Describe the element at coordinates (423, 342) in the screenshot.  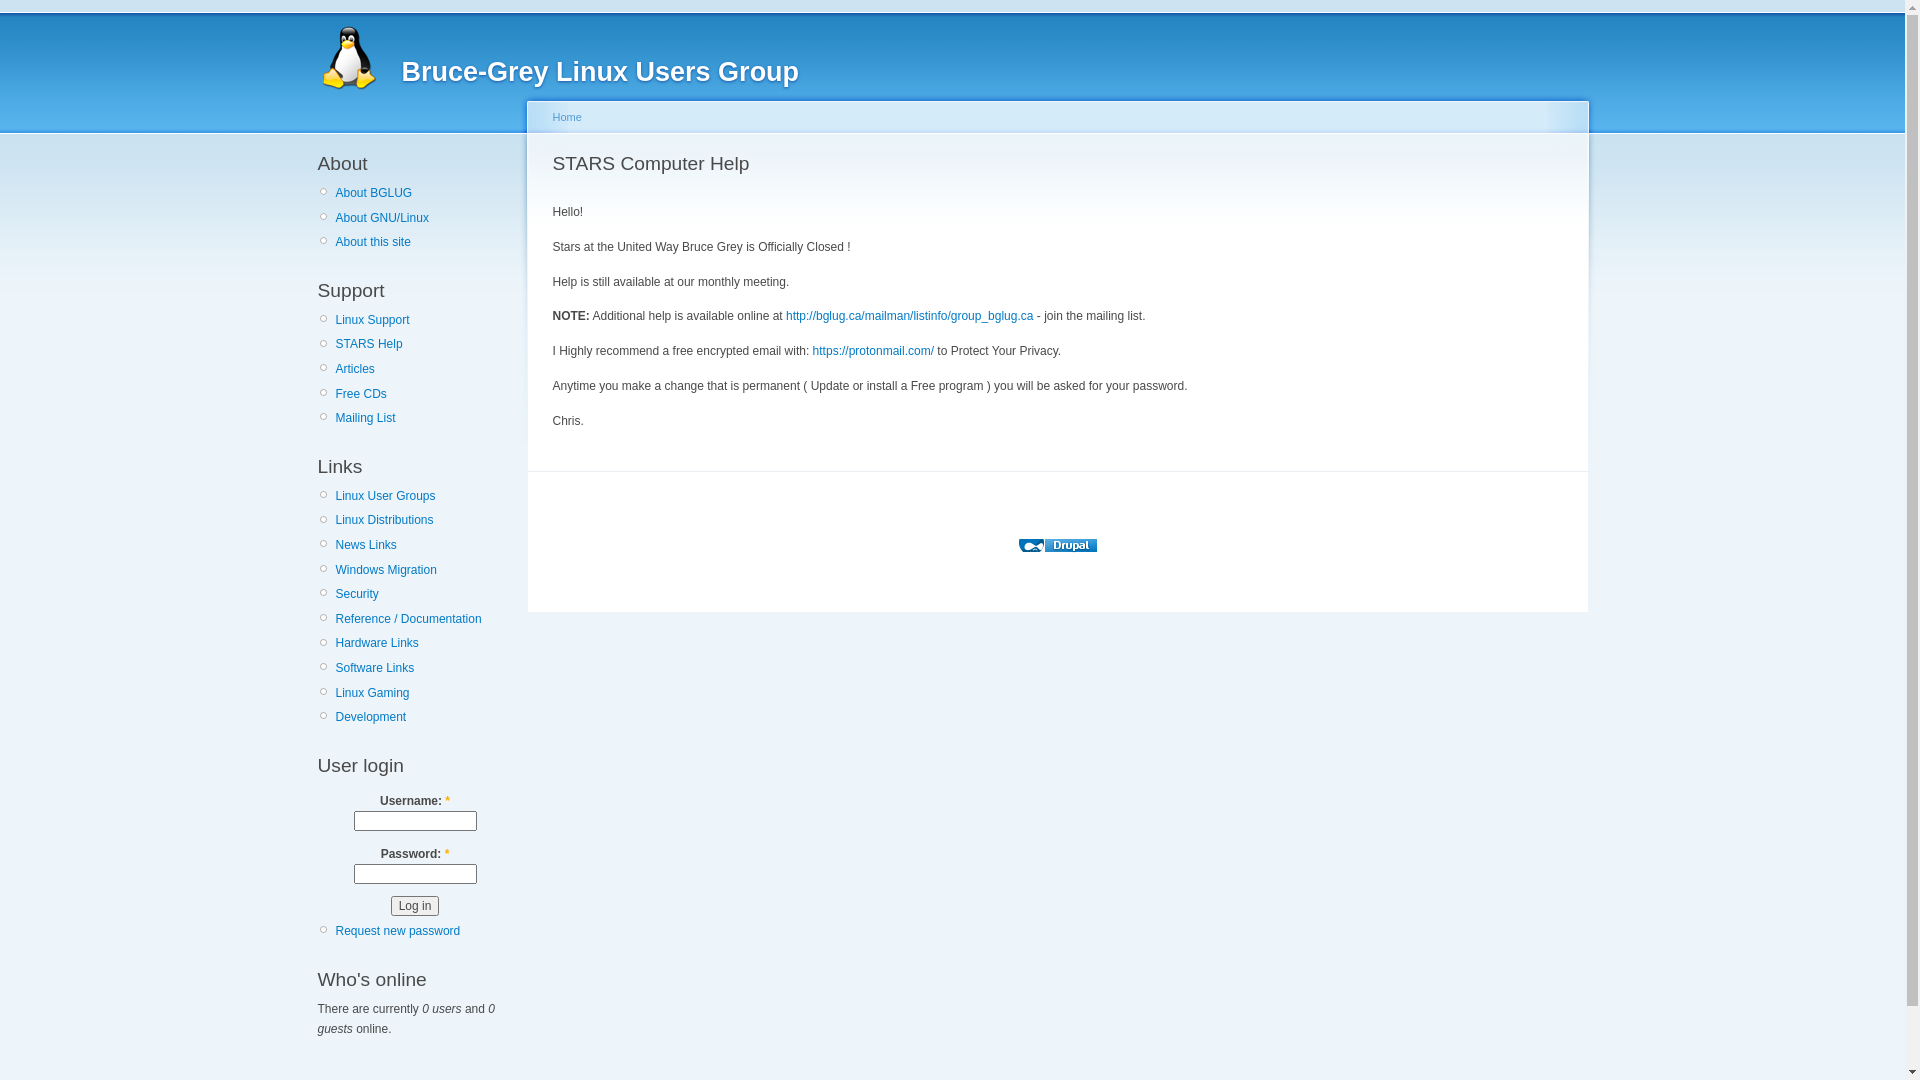
I see `'STARS Help'` at that location.